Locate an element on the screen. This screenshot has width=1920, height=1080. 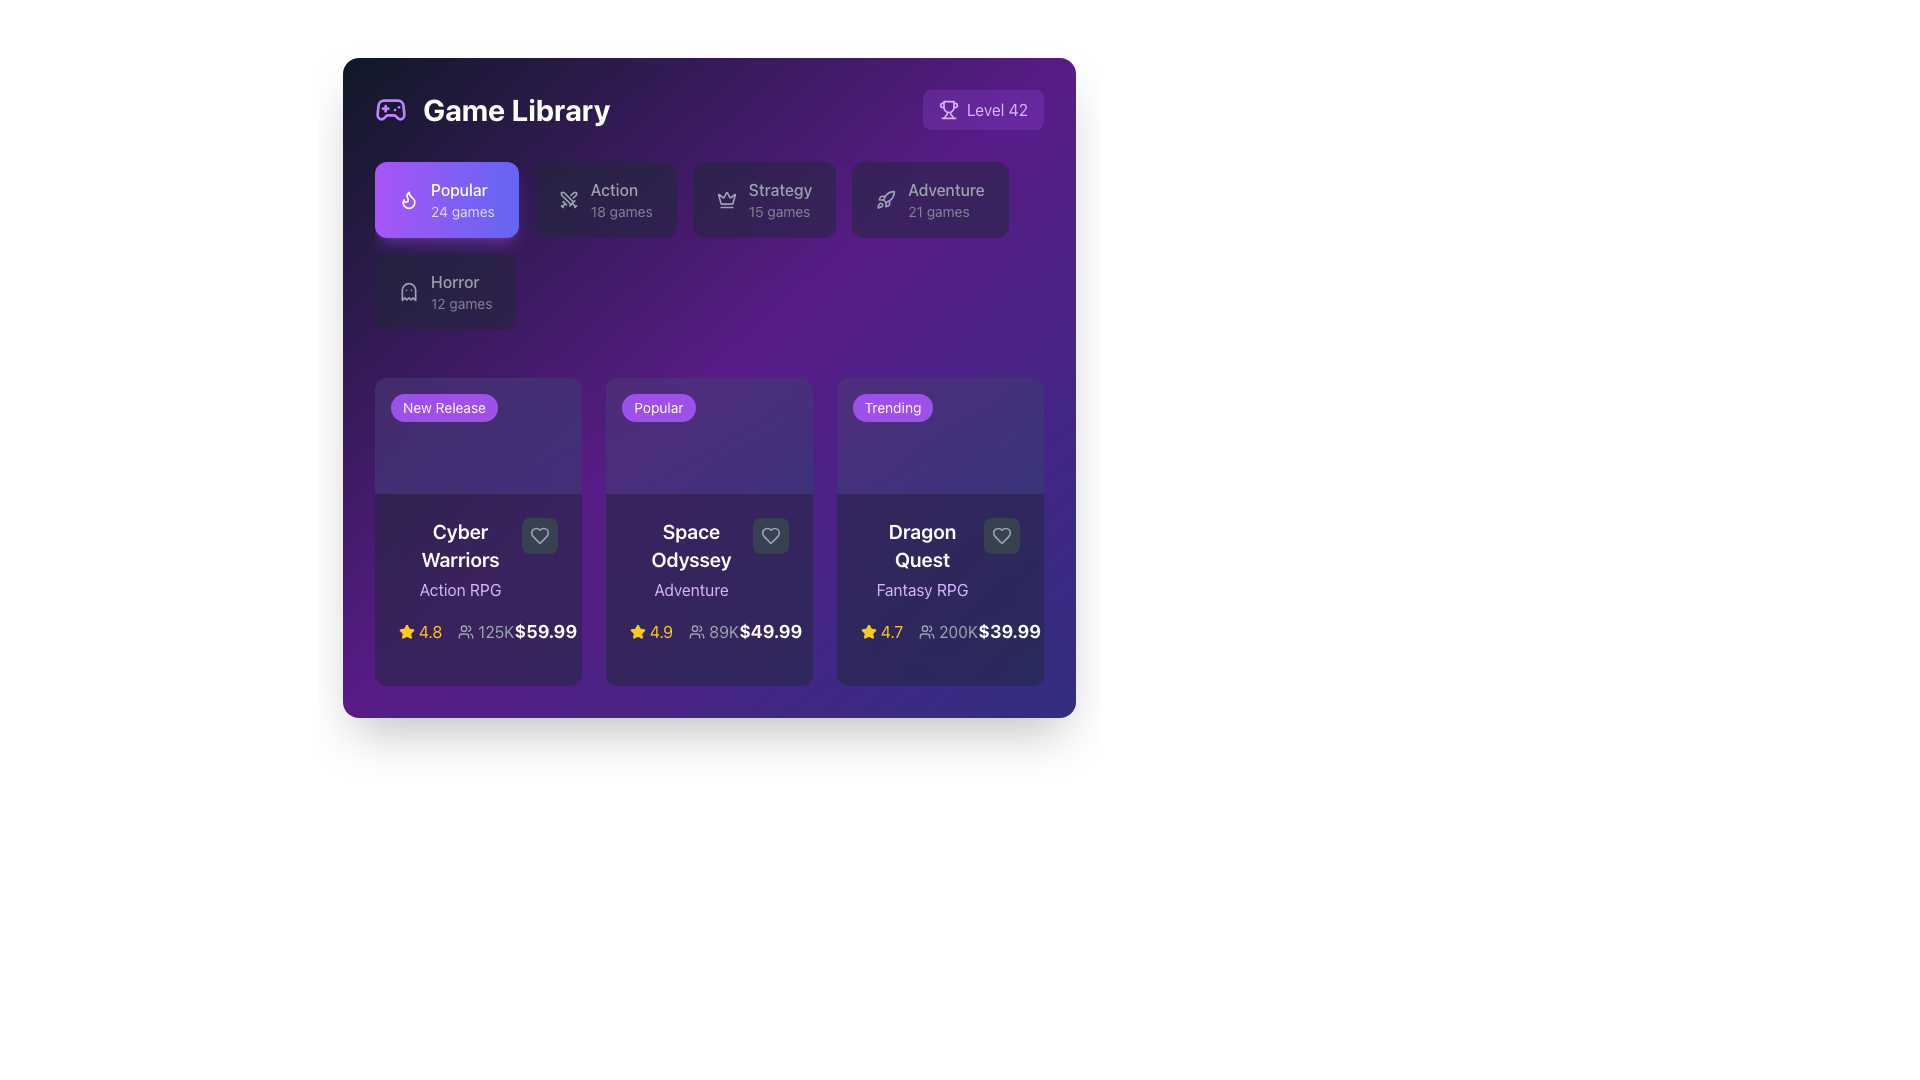
the heart-shaped icon button located at the top-right corner of the 'Cyber Warriors' card to trigger the tooltip or animation is located at coordinates (539, 535).